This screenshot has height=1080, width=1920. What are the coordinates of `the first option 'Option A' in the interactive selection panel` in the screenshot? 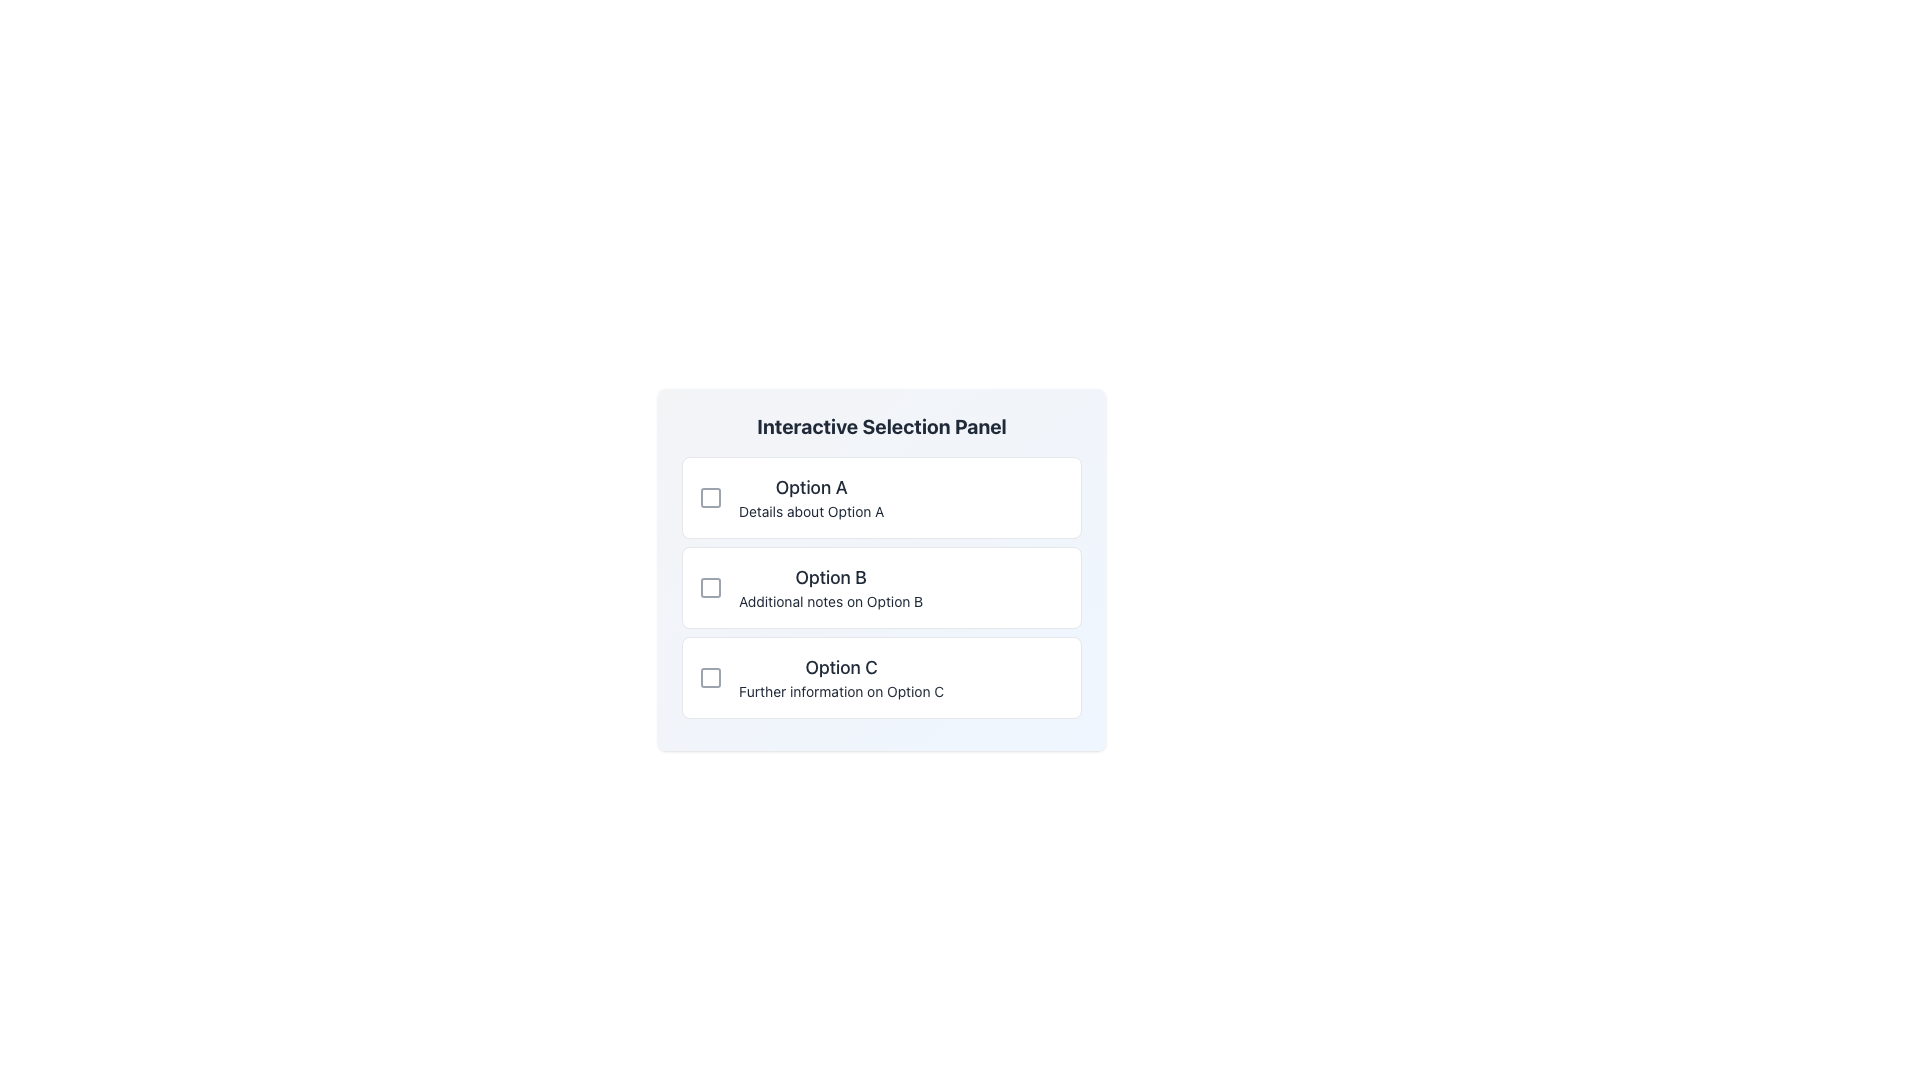 It's located at (811, 496).